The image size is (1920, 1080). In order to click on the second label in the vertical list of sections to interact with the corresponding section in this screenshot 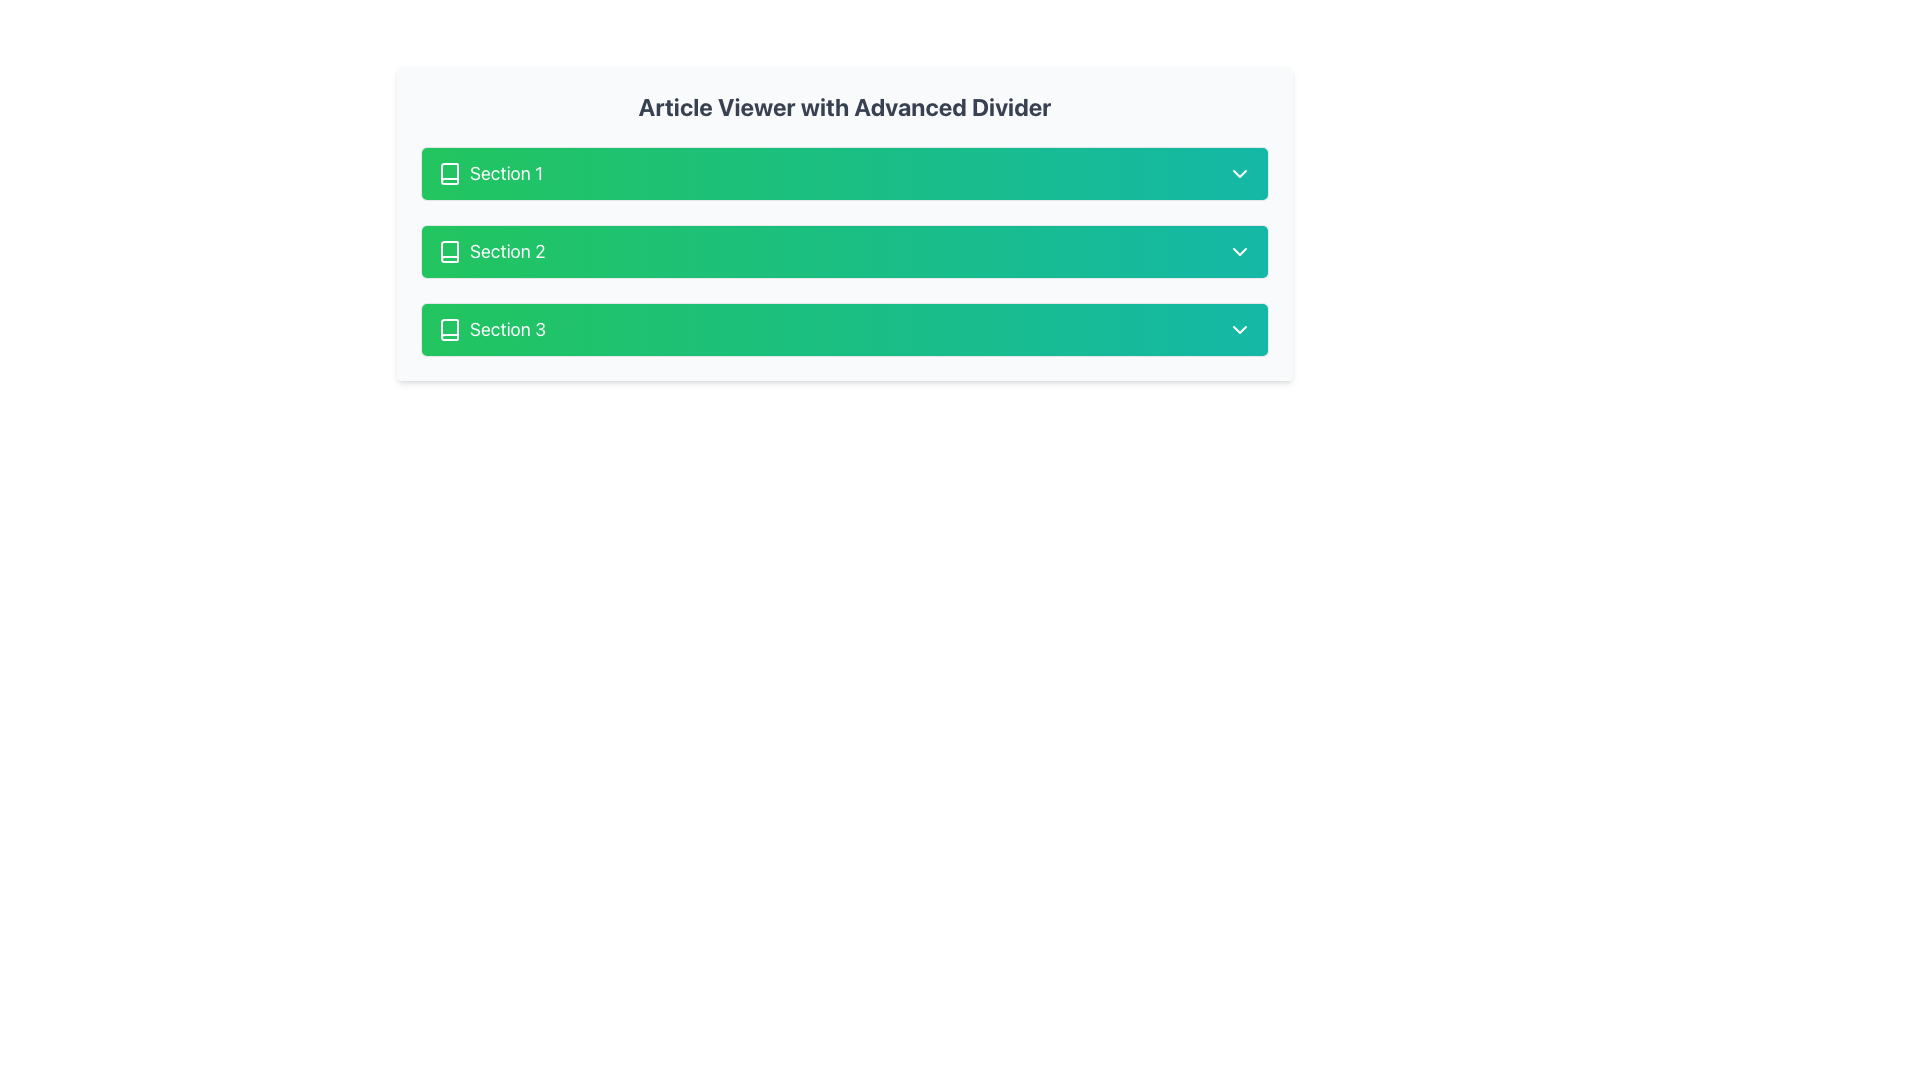, I will do `click(491, 250)`.